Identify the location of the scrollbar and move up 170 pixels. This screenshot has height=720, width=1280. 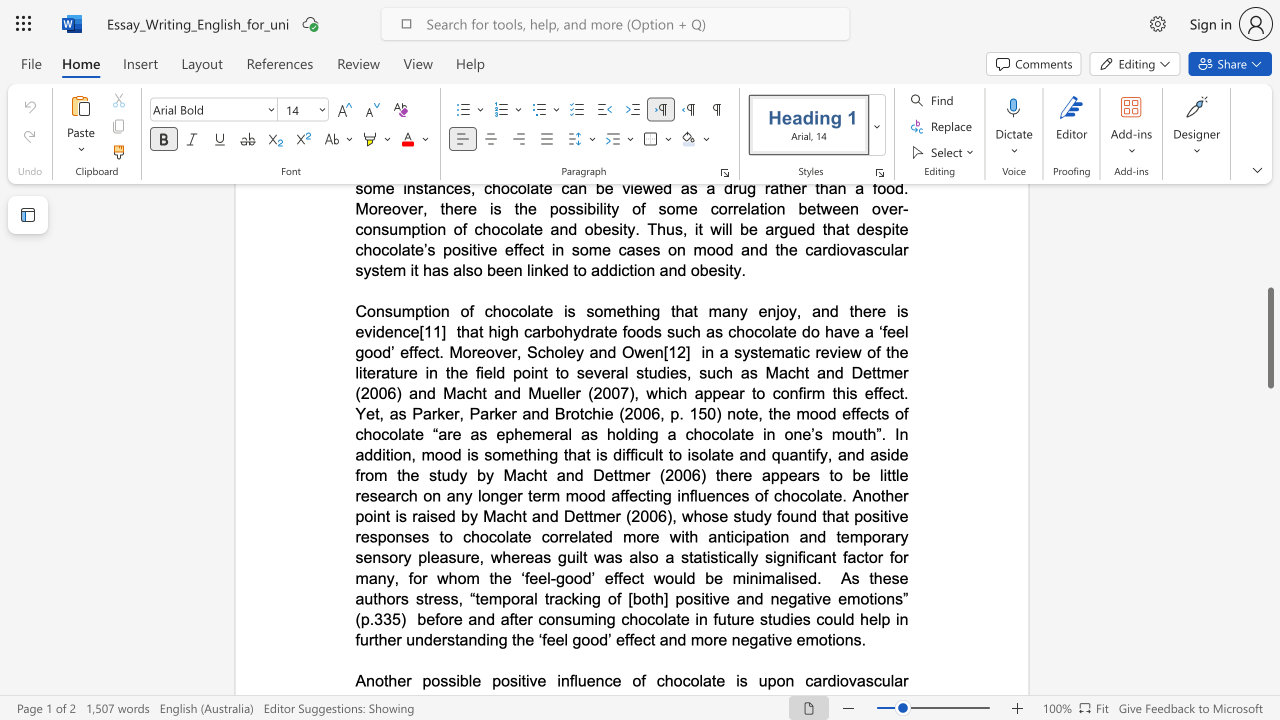
(1269, 337).